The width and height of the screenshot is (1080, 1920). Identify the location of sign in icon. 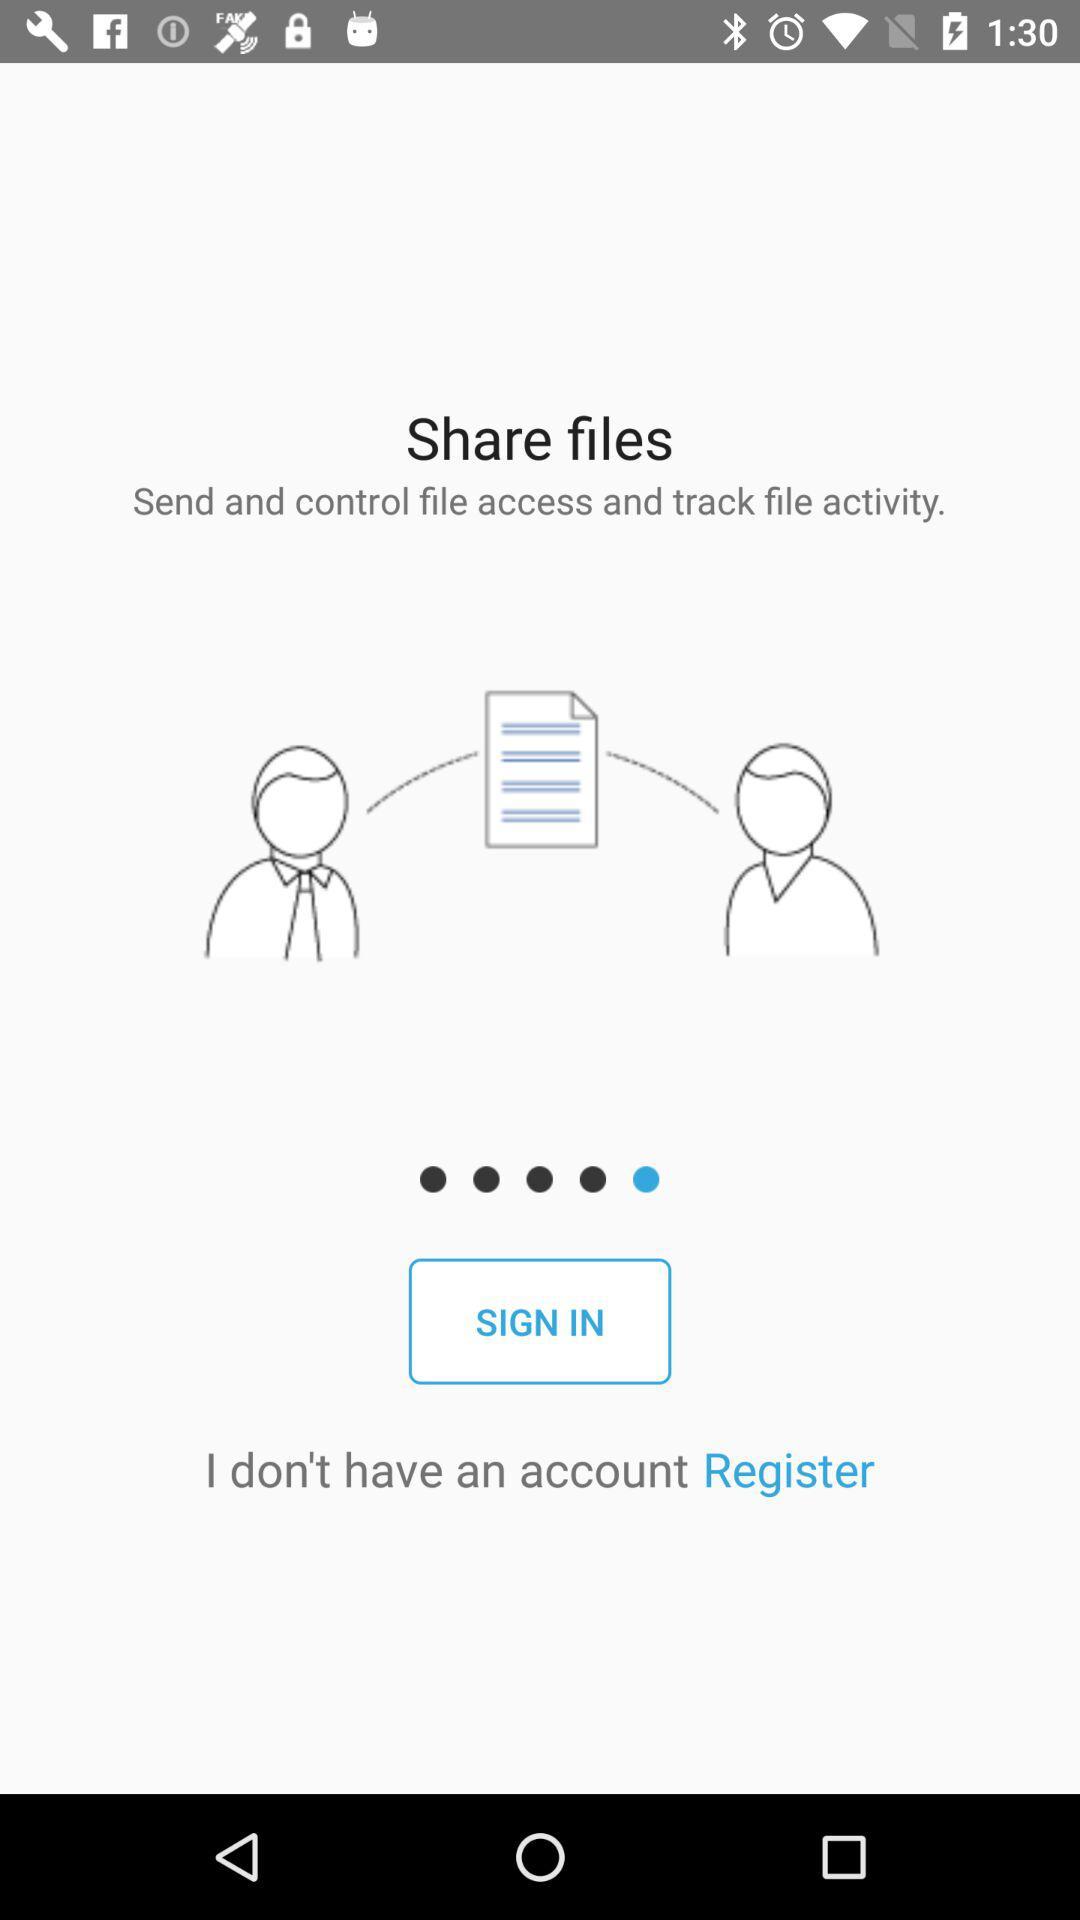
(540, 1321).